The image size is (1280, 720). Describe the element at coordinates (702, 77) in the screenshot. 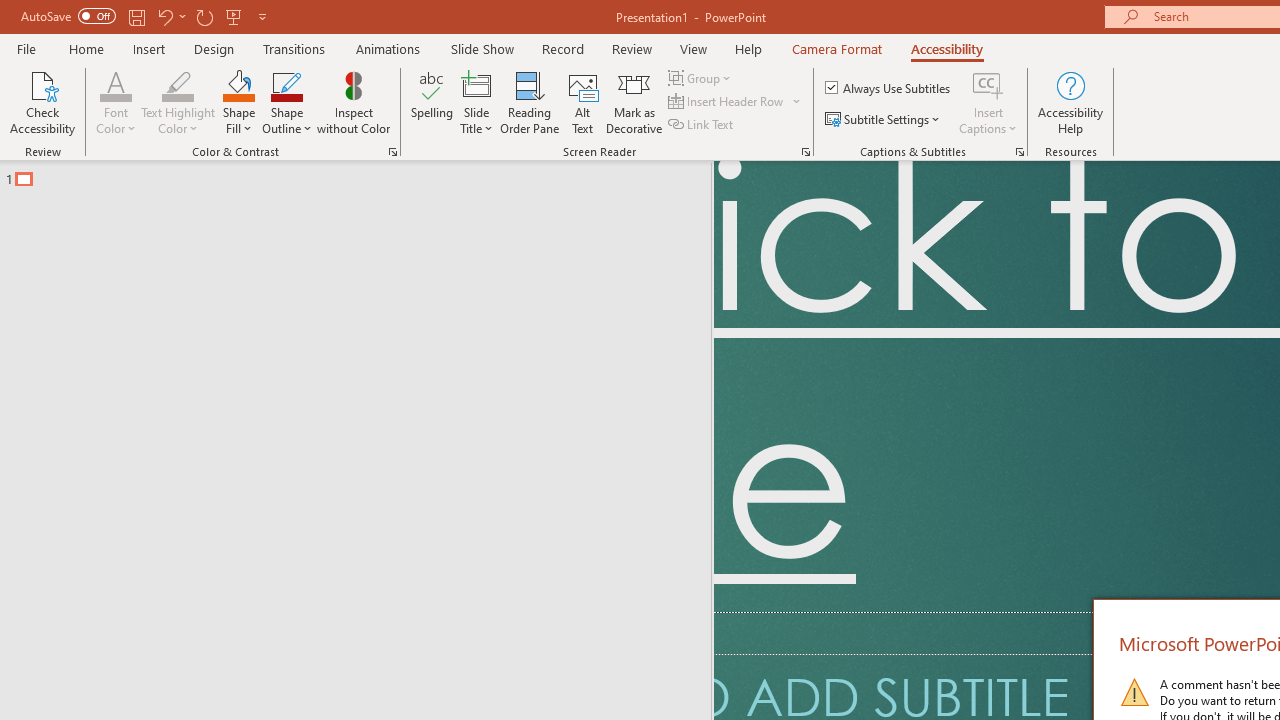

I see `'Group'` at that location.